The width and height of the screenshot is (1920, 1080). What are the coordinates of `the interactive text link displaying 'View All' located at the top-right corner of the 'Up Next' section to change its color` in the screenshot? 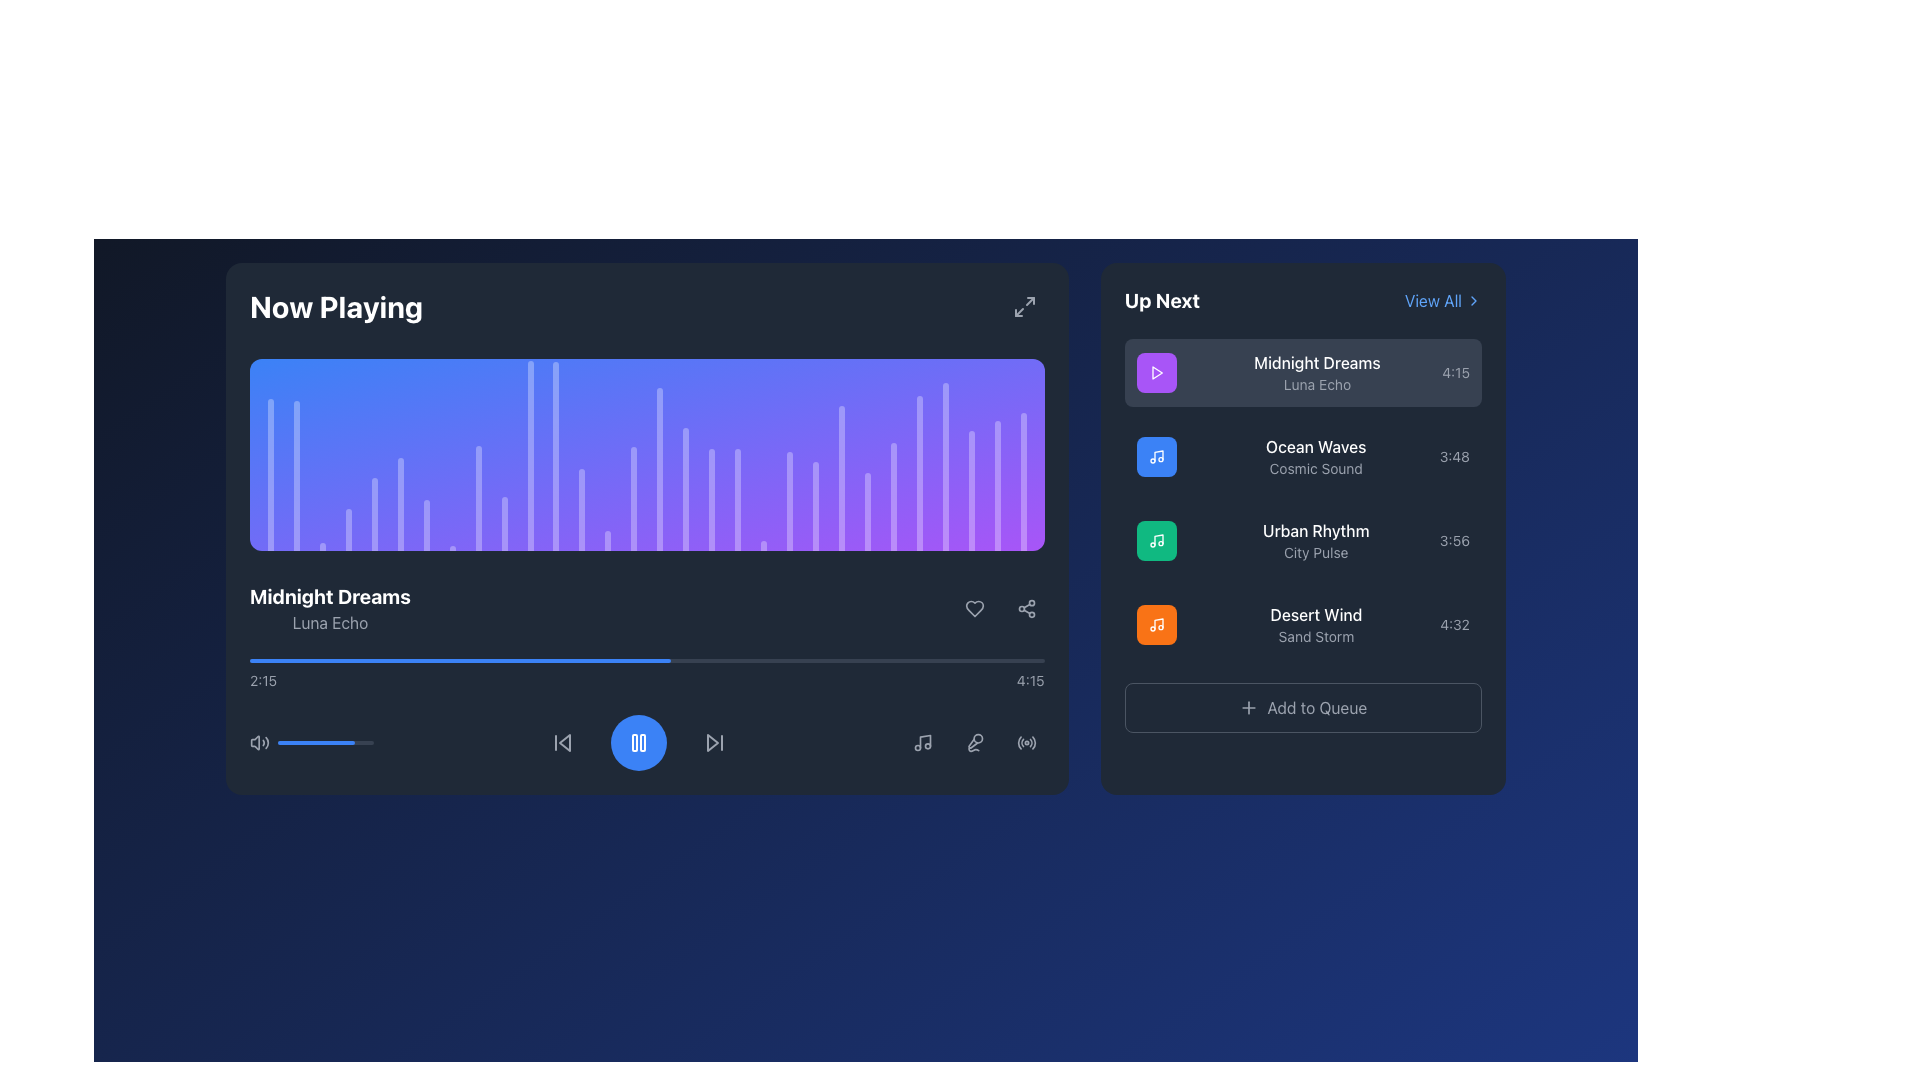 It's located at (1443, 300).